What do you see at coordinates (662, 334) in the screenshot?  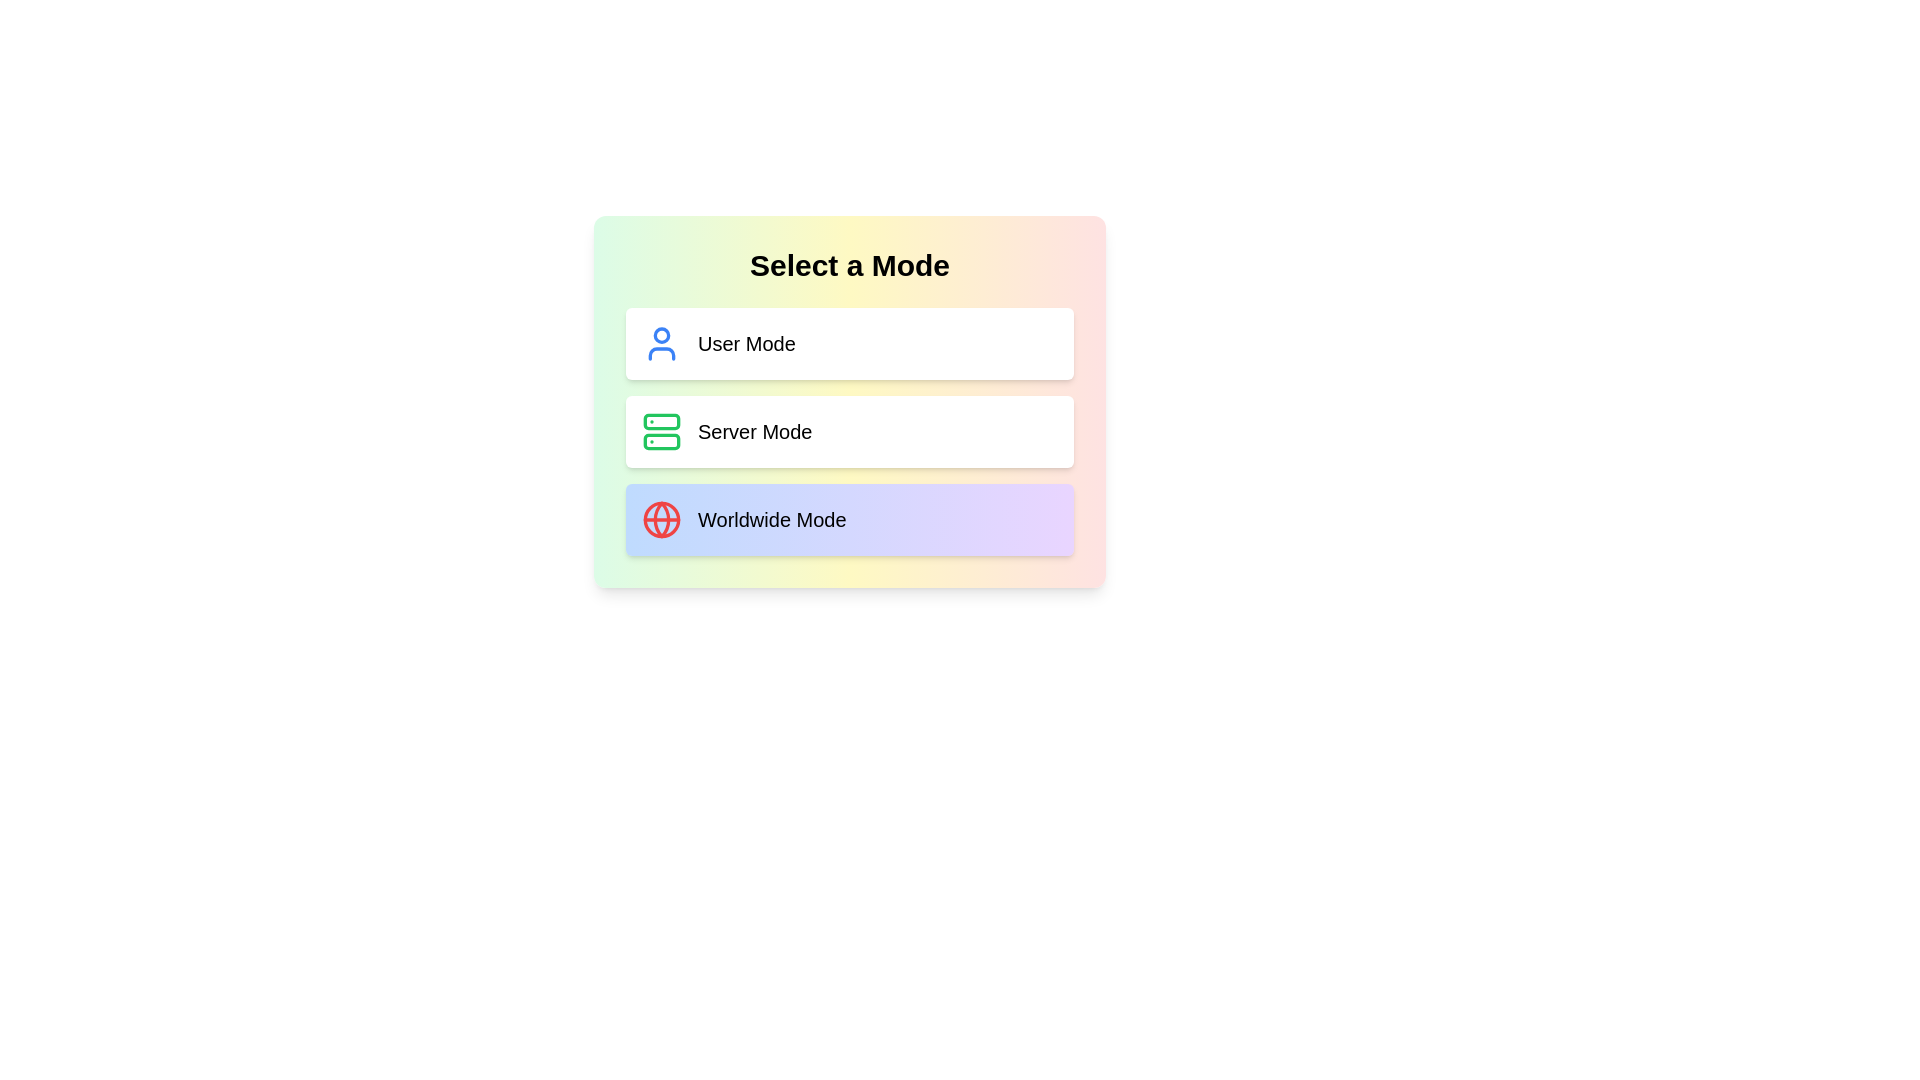 I see `the SVG Circle element that visually represents the 'User Mode' option, which is centrally located within the icon` at bounding box center [662, 334].